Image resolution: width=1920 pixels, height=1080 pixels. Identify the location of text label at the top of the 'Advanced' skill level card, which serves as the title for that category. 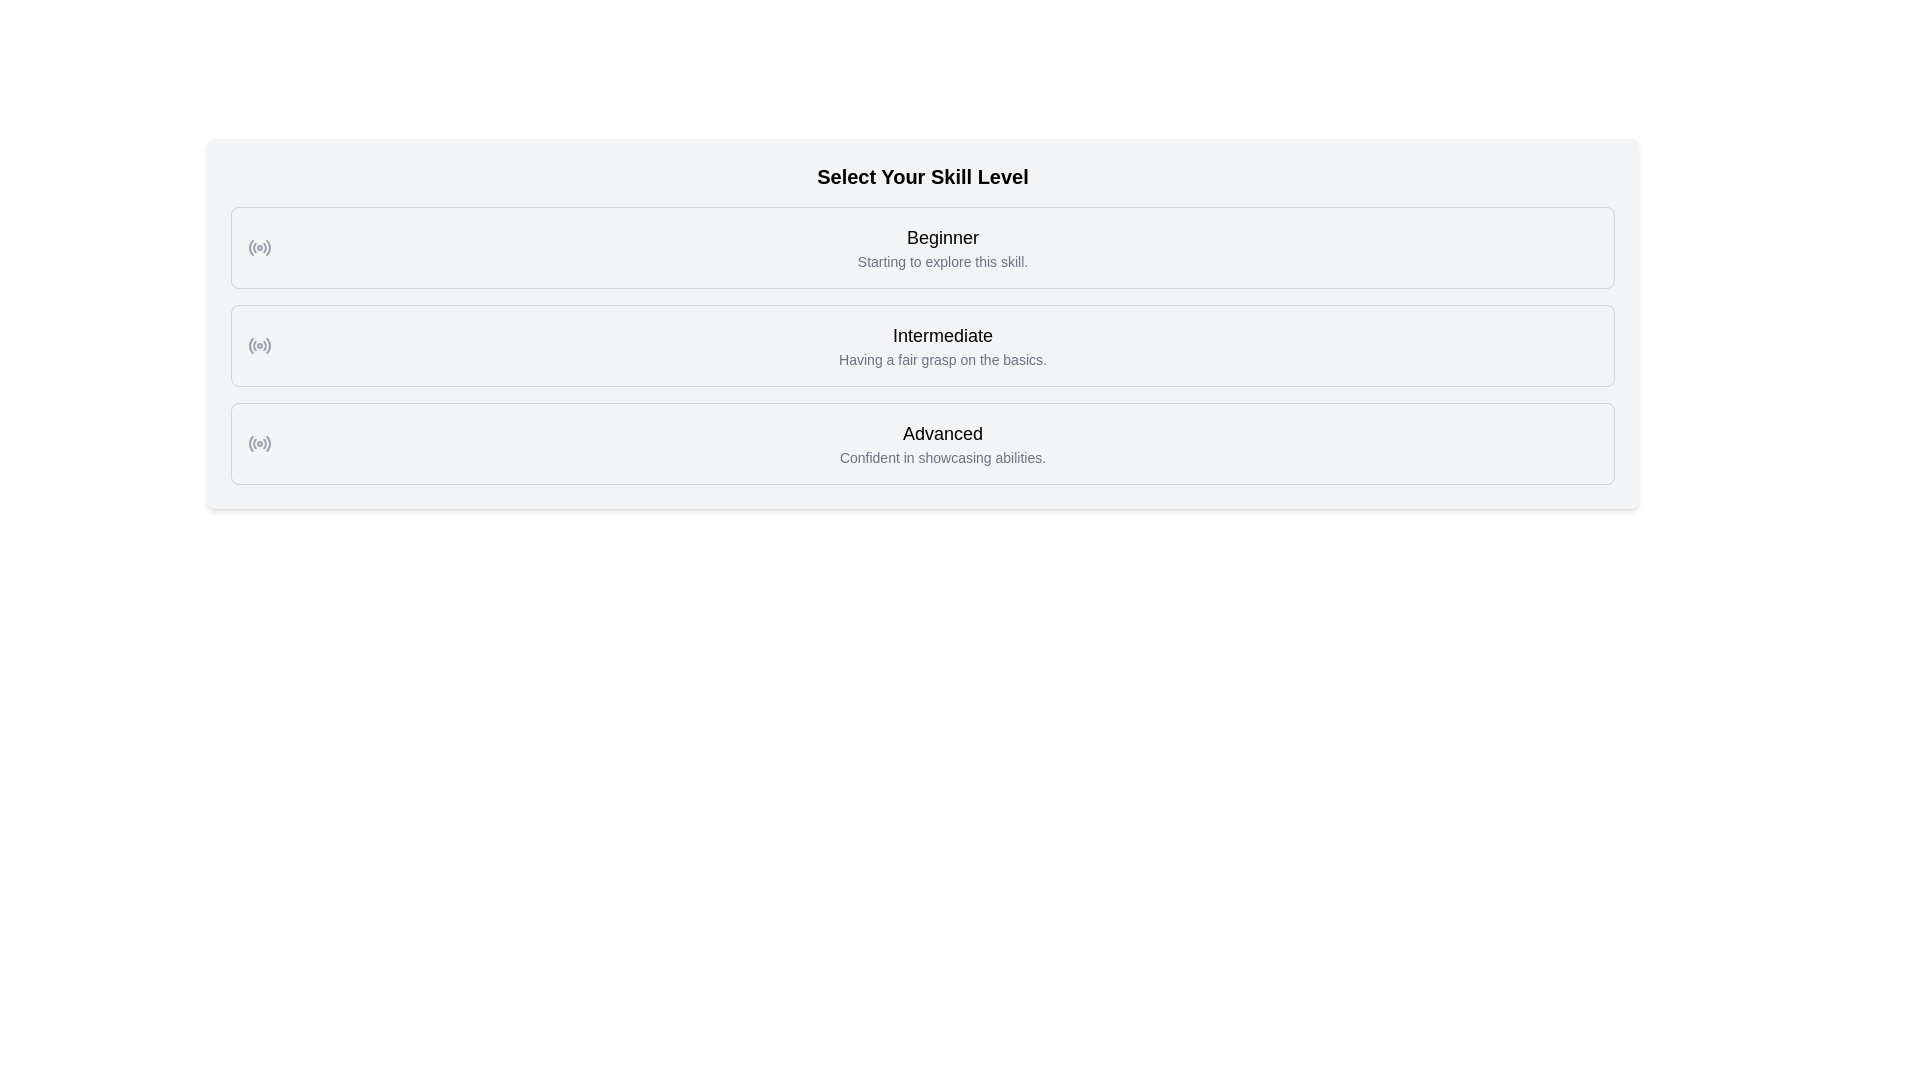
(941, 433).